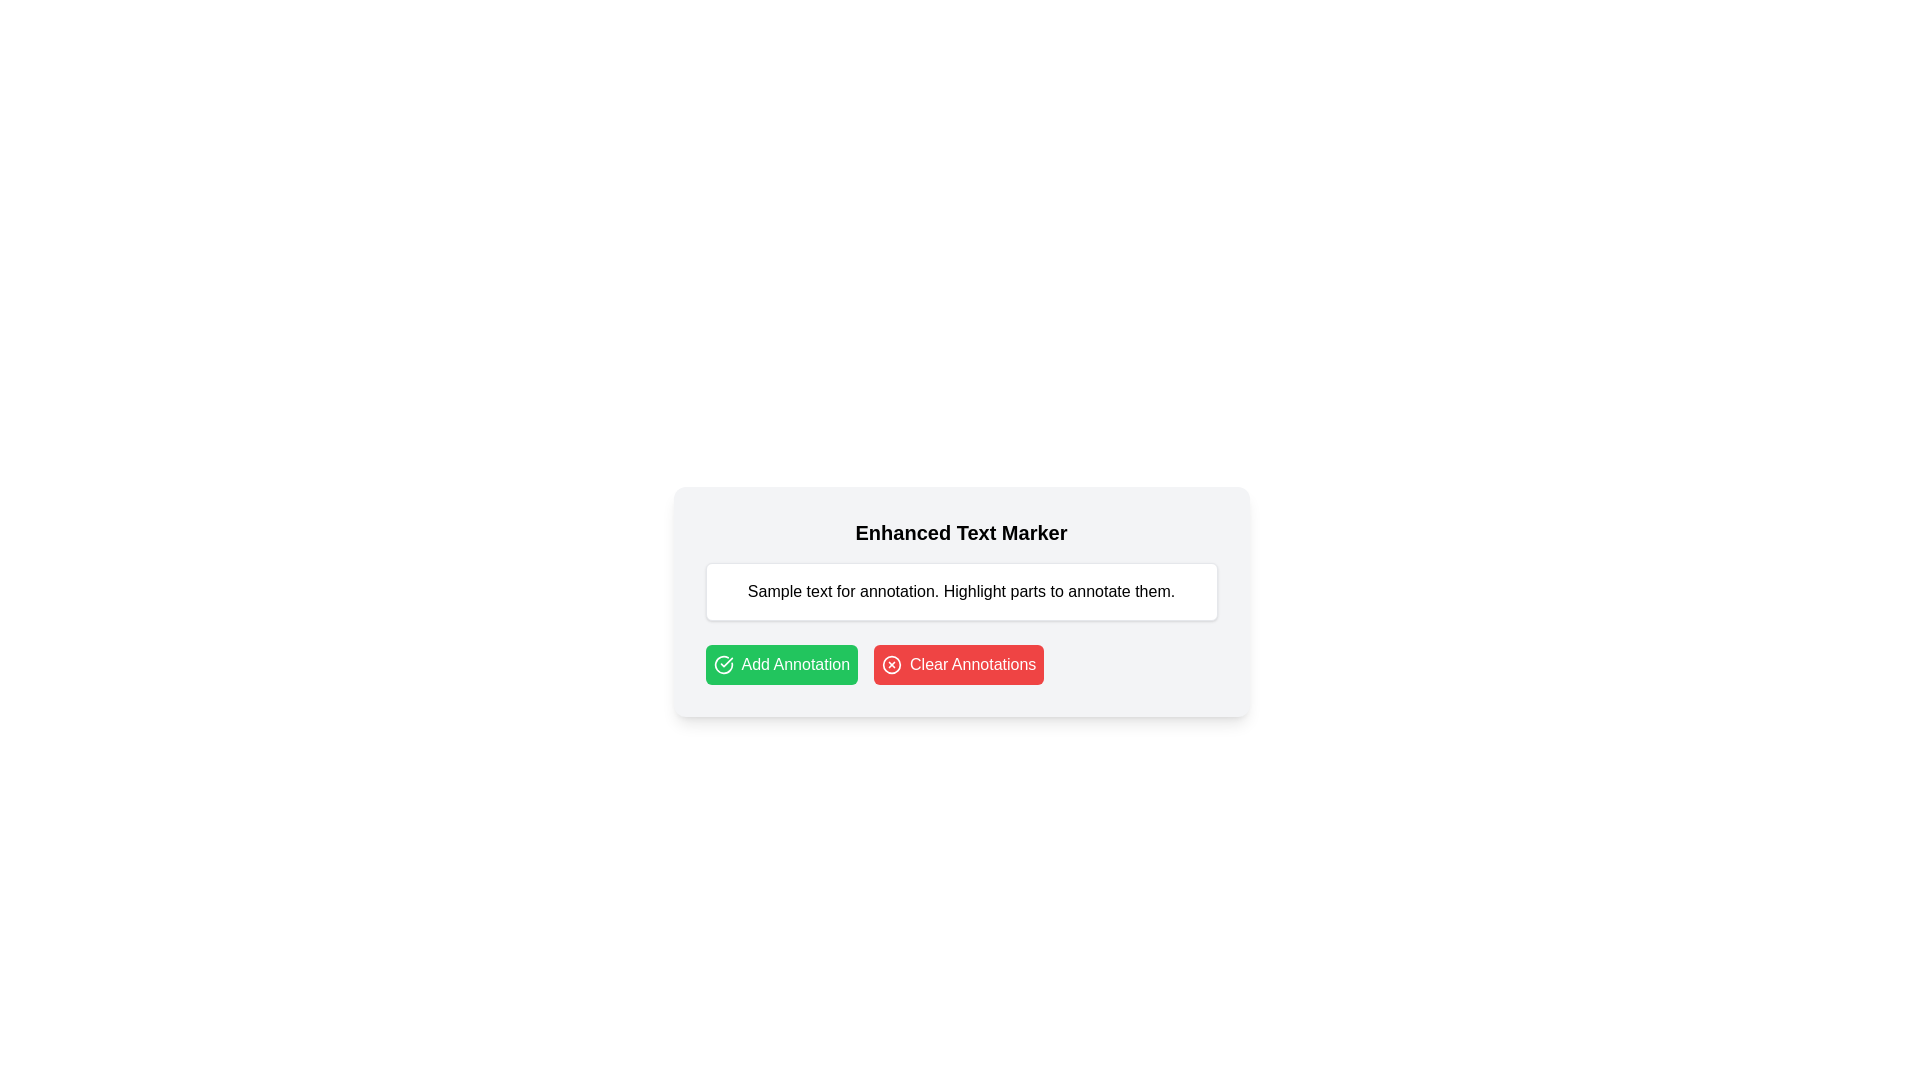 This screenshot has height=1080, width=1920. What do you see at coordinates (891, 664) in the screenshot?
I see `the 'Clear Annotations' button, which is a rectangular red button located next to the text label 'Clear Annotations' and contains an icon representing the clearing functionality` at bounding box center [891, 664].